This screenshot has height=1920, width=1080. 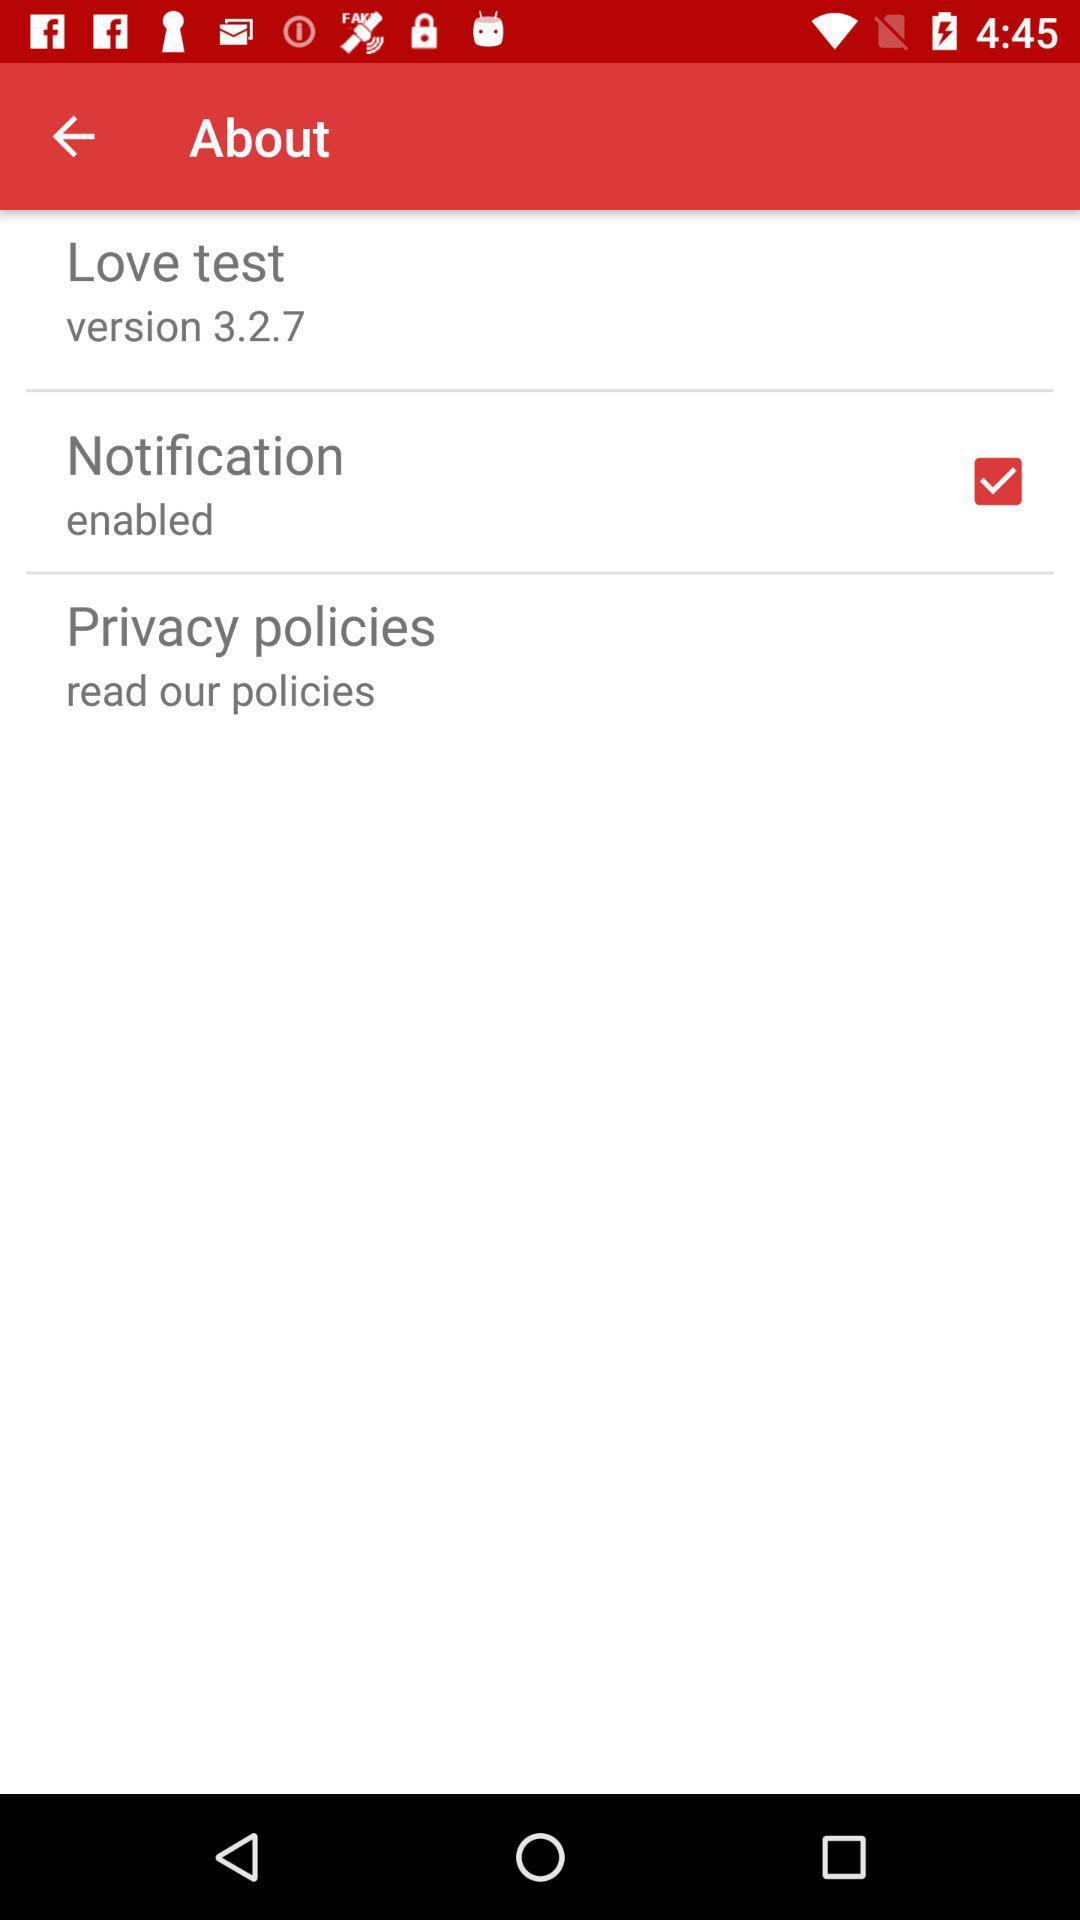 I want to click on the icon at the top right corner, so click(x=998, y=481).